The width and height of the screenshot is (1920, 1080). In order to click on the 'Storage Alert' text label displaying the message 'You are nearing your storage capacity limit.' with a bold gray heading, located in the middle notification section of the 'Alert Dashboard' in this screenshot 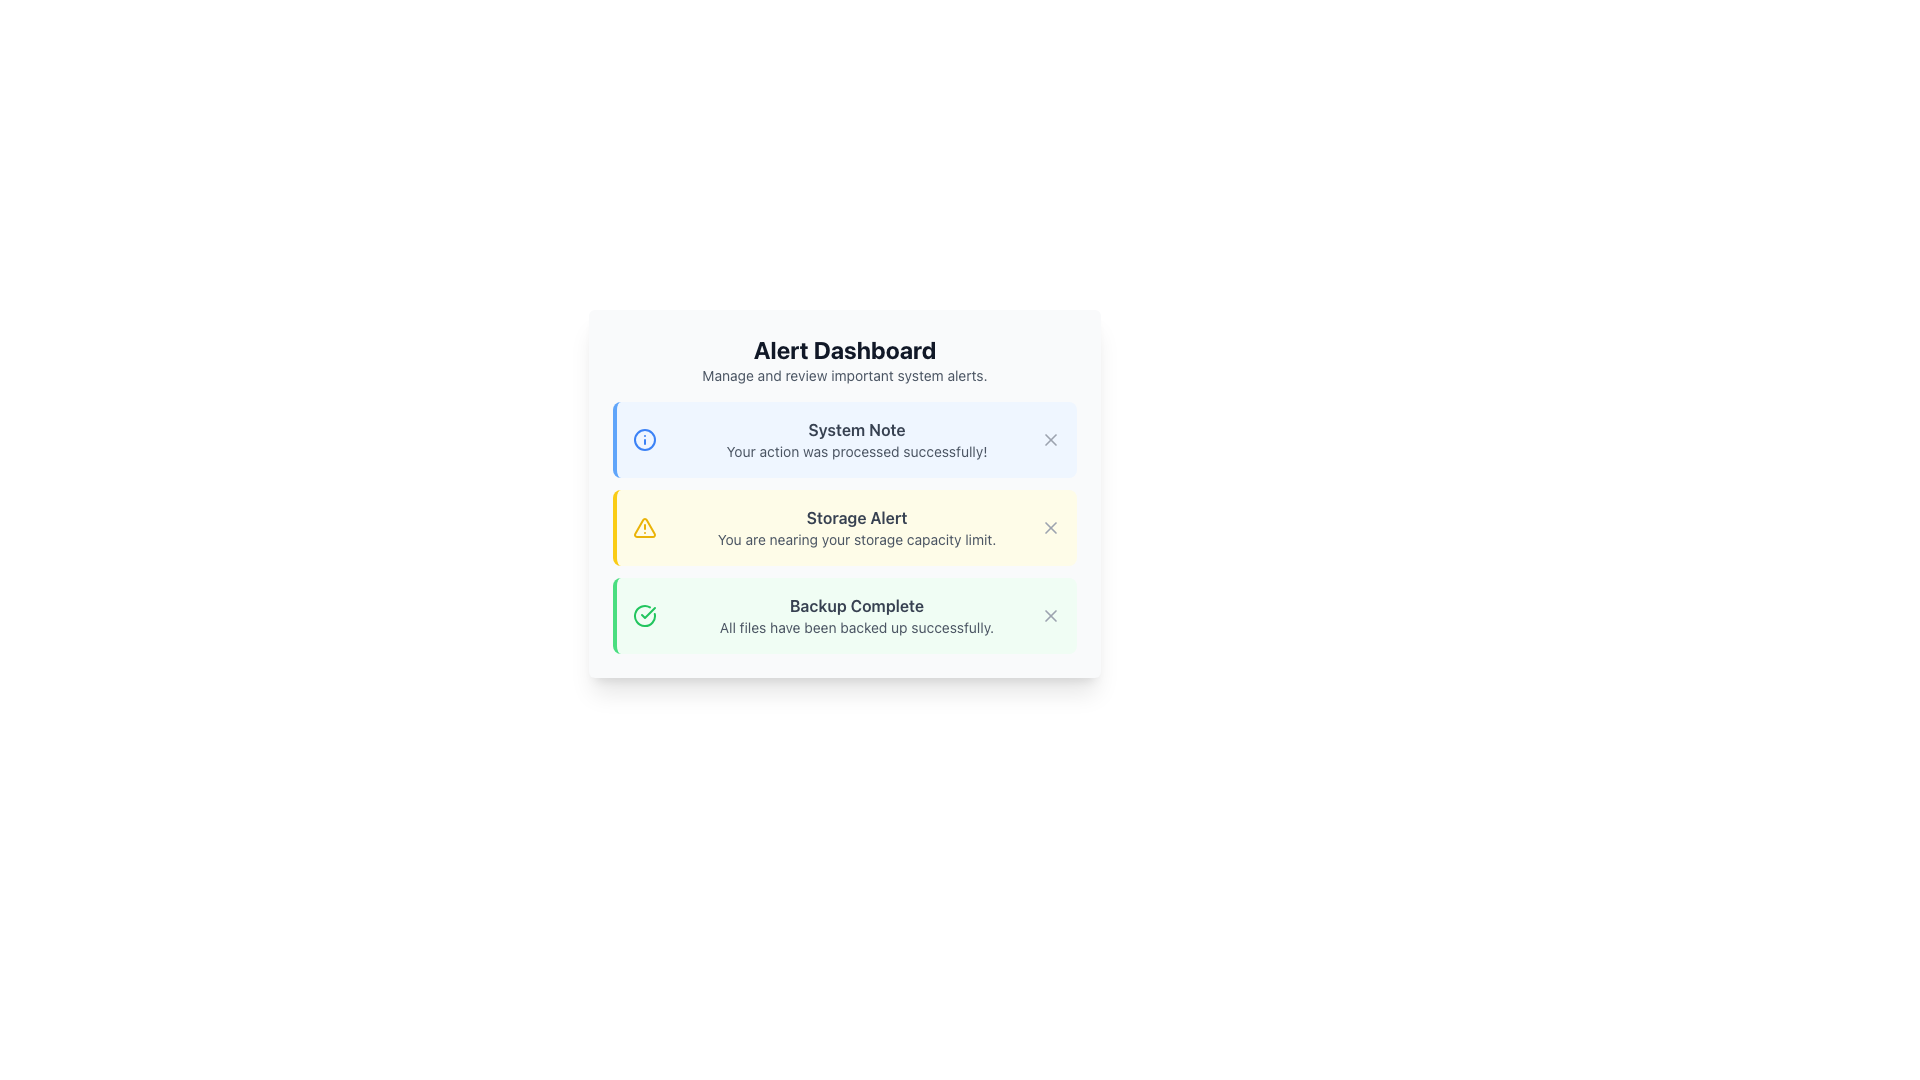, I will do `click(857, 527)`.